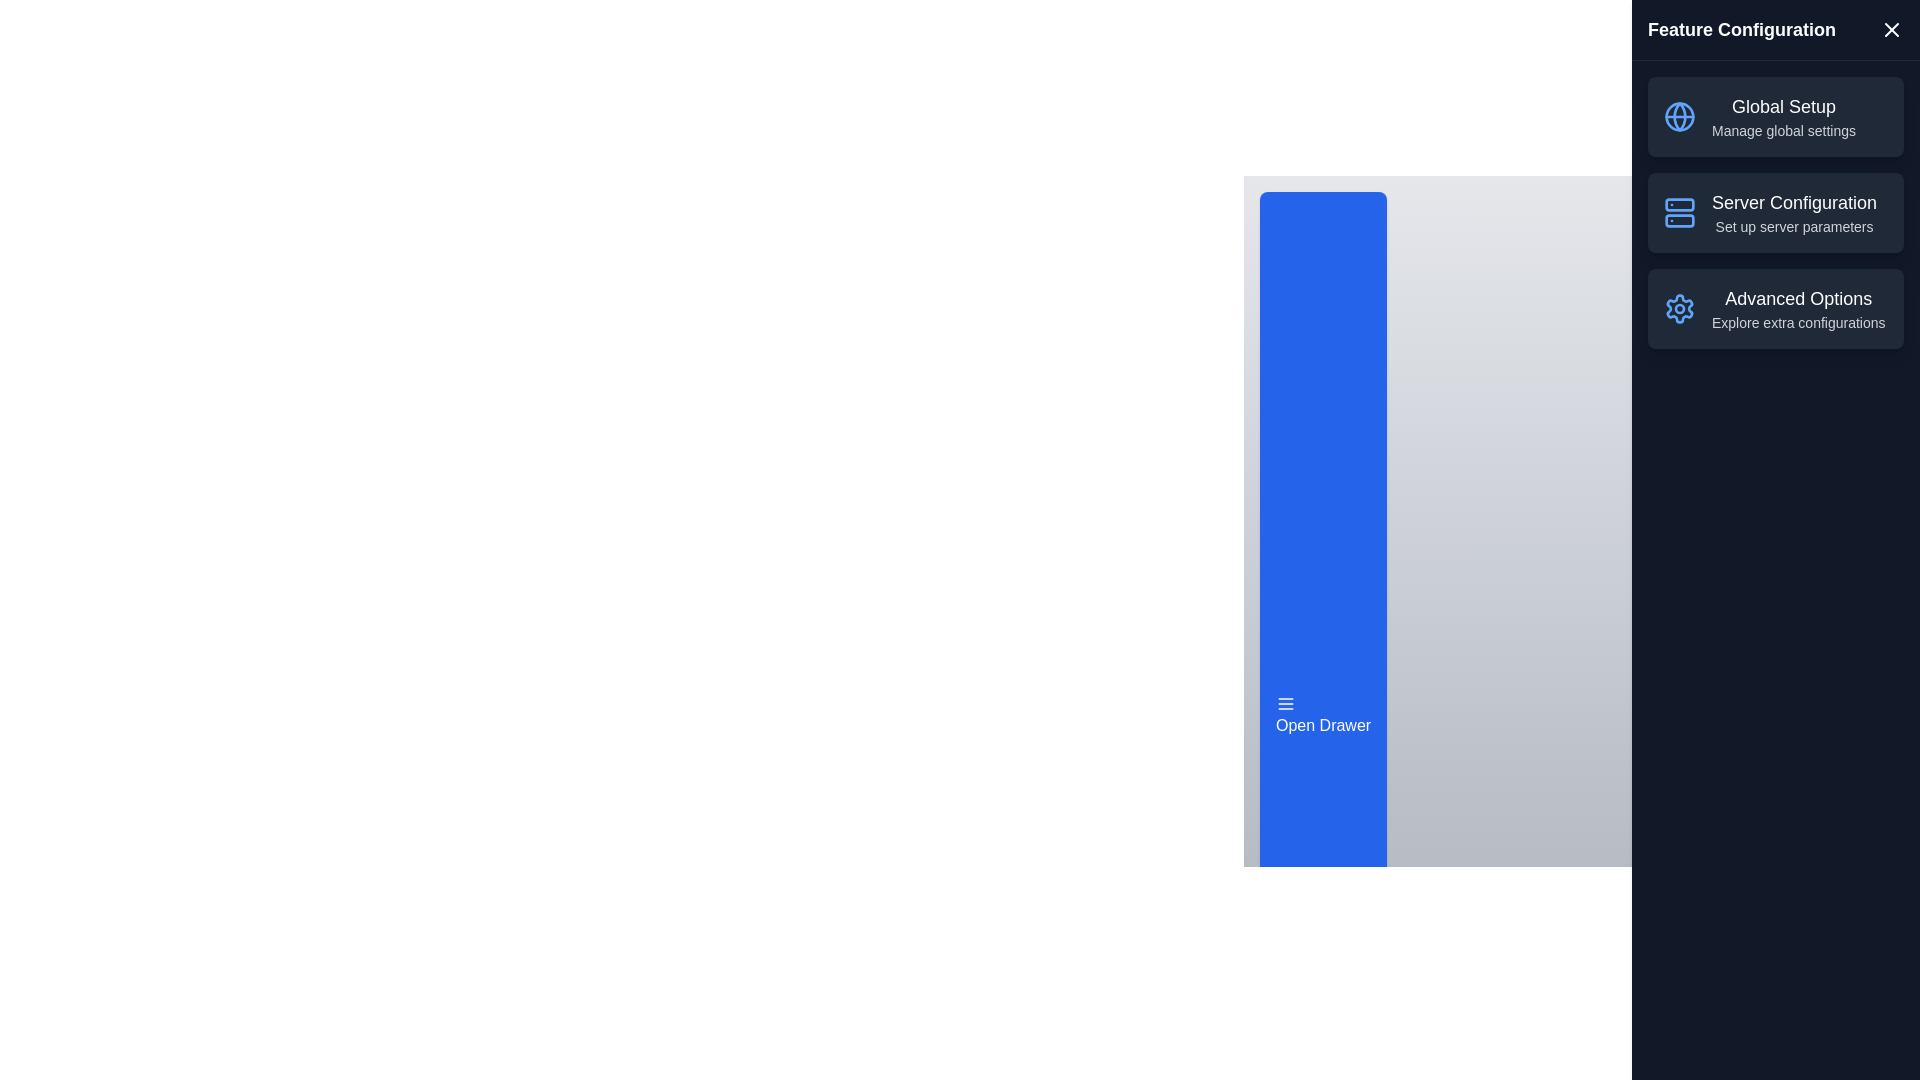 The width and height of the screenshot is (1920, 1080). Describe the element at coordinates (1776, 116) in the screenshot. I see `the feature item Global Setup in the list` at that location.